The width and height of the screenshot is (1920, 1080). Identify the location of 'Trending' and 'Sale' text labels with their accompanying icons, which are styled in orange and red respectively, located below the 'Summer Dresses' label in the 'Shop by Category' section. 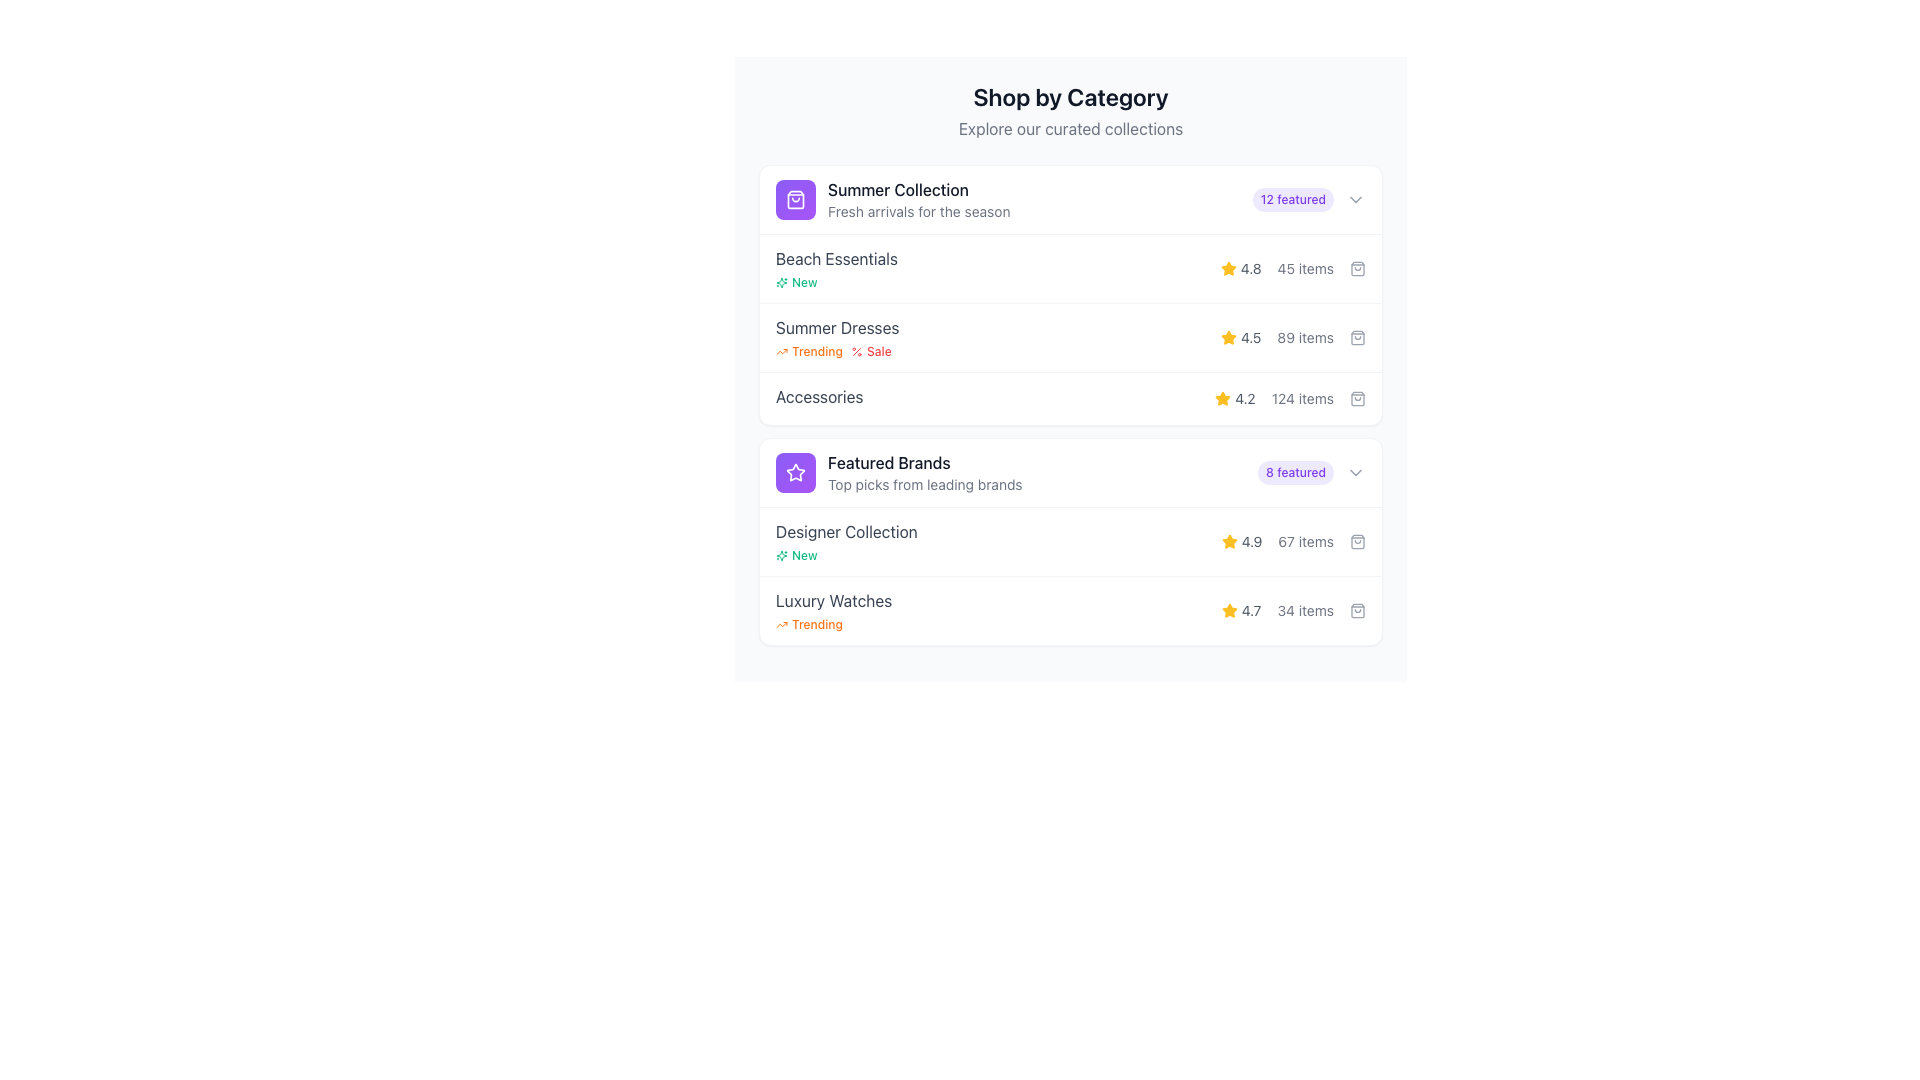
(837, 350).